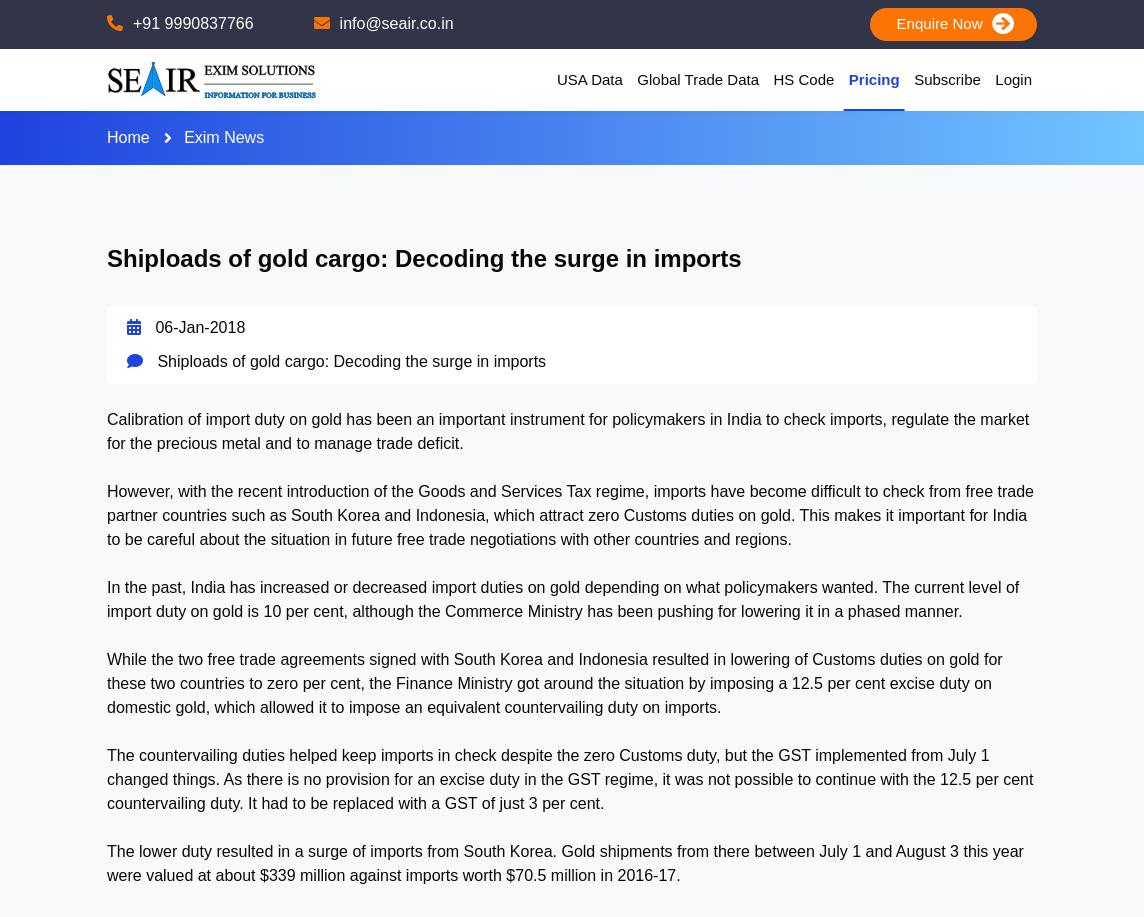 The width and height of the screenshot is (1144, 917). What do you see at coordinates (589, 77) in the screenshot?
I see `'USA Data'` at bounding box center [589, 77].